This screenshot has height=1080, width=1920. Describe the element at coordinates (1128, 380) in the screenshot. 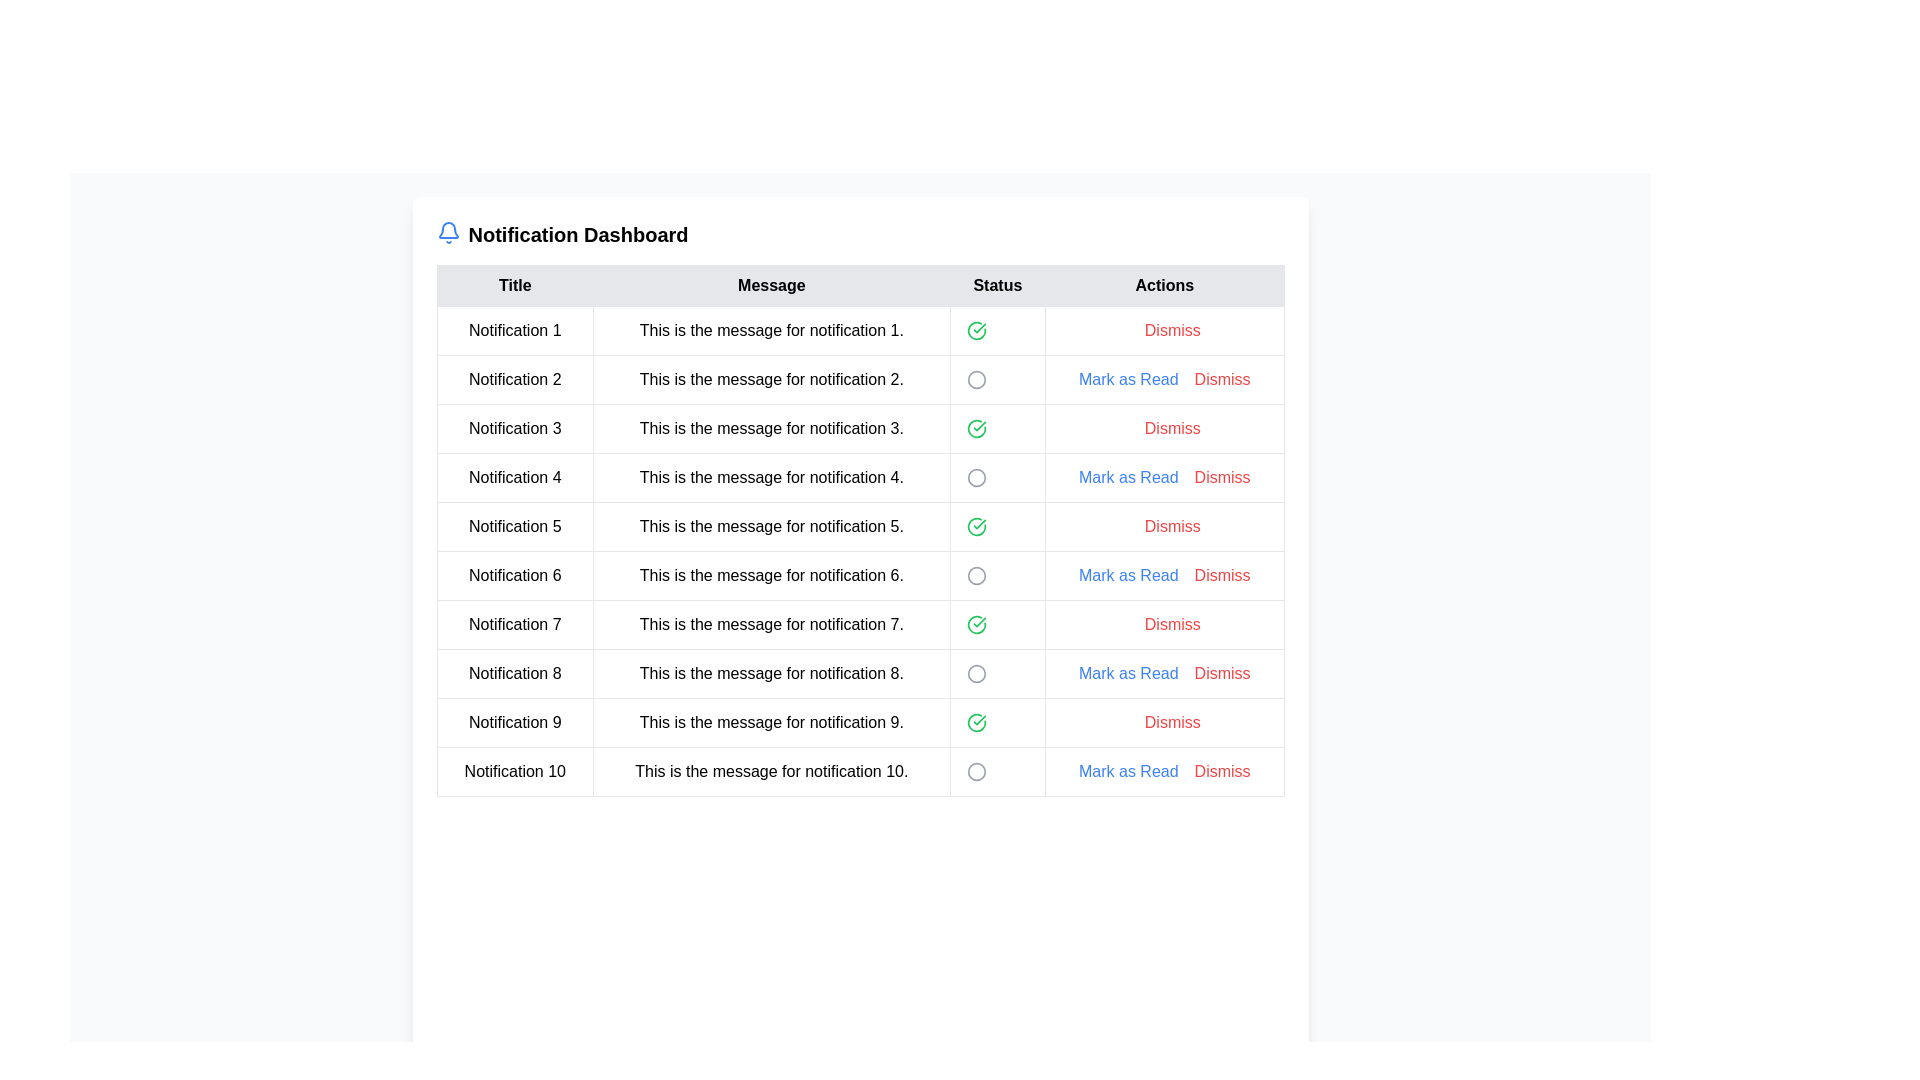

I see `the hyperlink in the 'Actions' column corresponding to 'Notification 2'` at that location.